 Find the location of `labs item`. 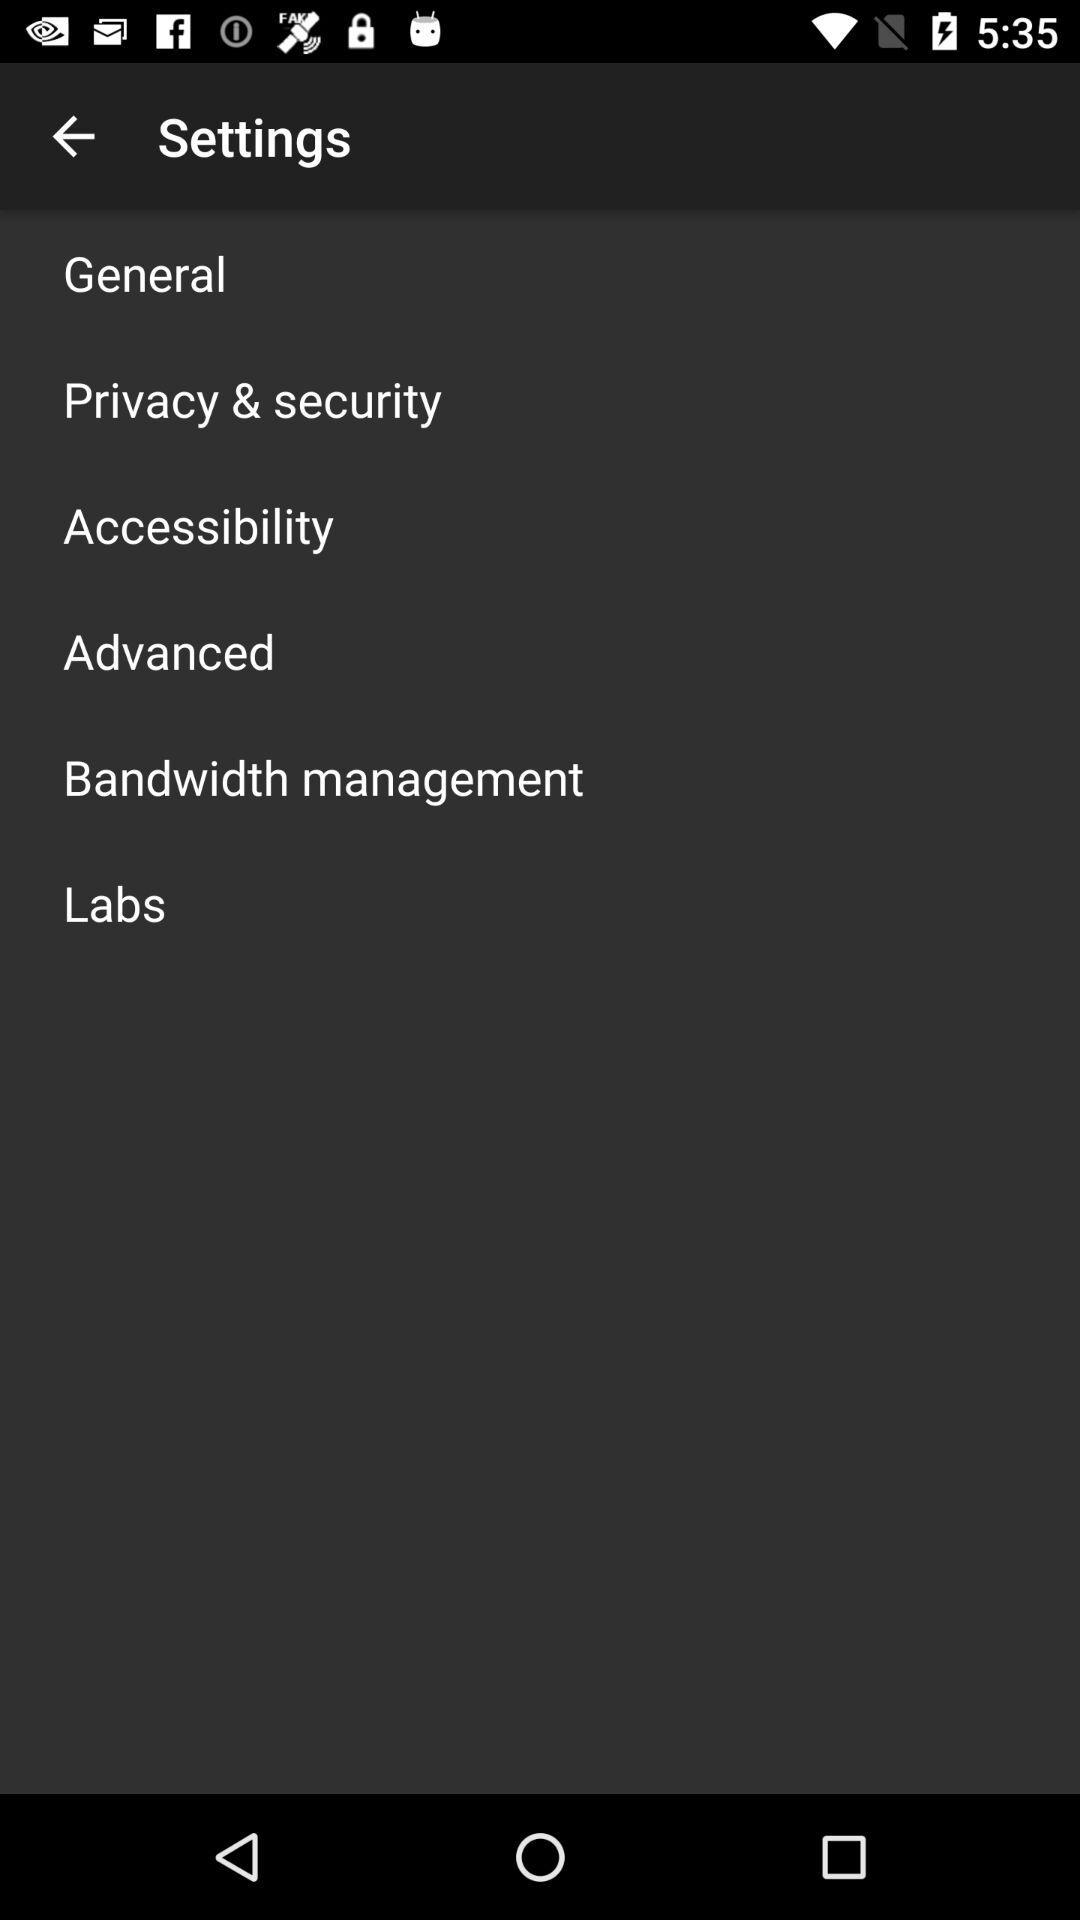

labs item is located at coordinates (114, 901).